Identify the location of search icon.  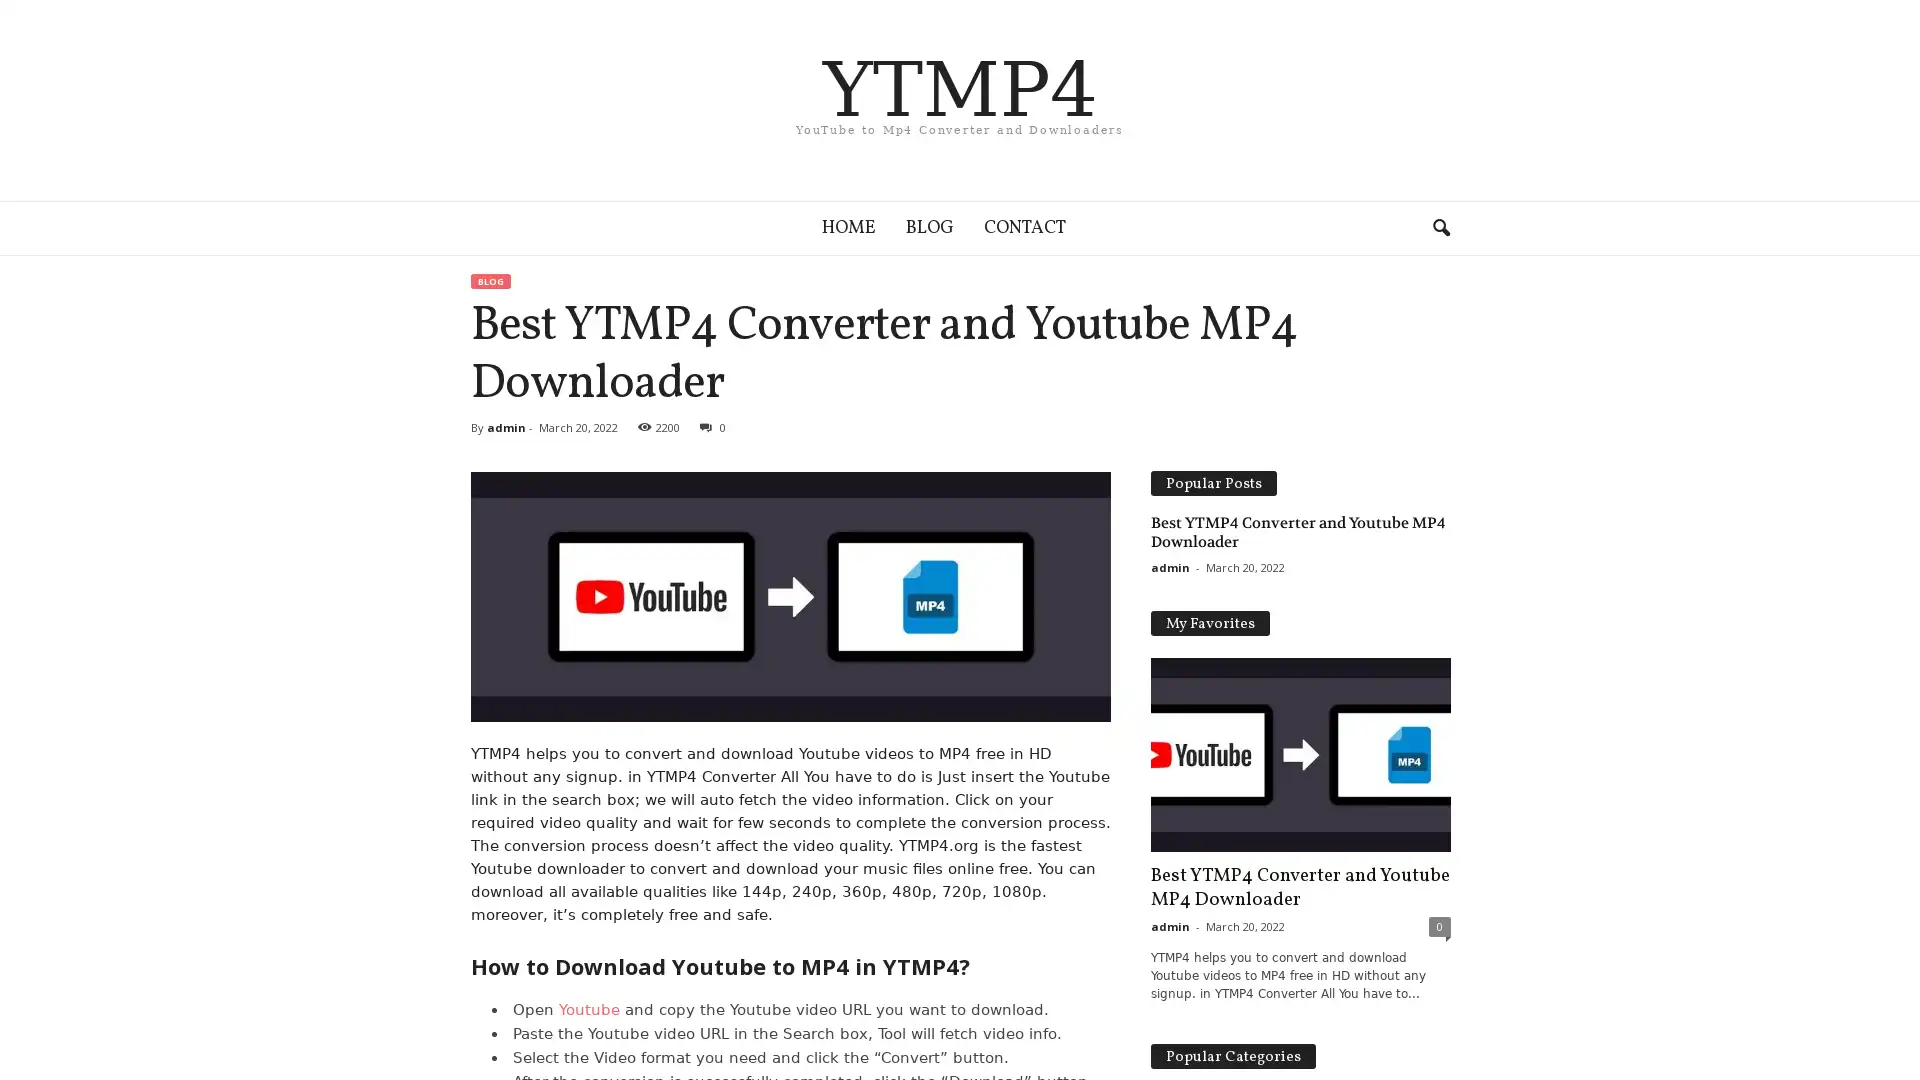
(1440, 226).